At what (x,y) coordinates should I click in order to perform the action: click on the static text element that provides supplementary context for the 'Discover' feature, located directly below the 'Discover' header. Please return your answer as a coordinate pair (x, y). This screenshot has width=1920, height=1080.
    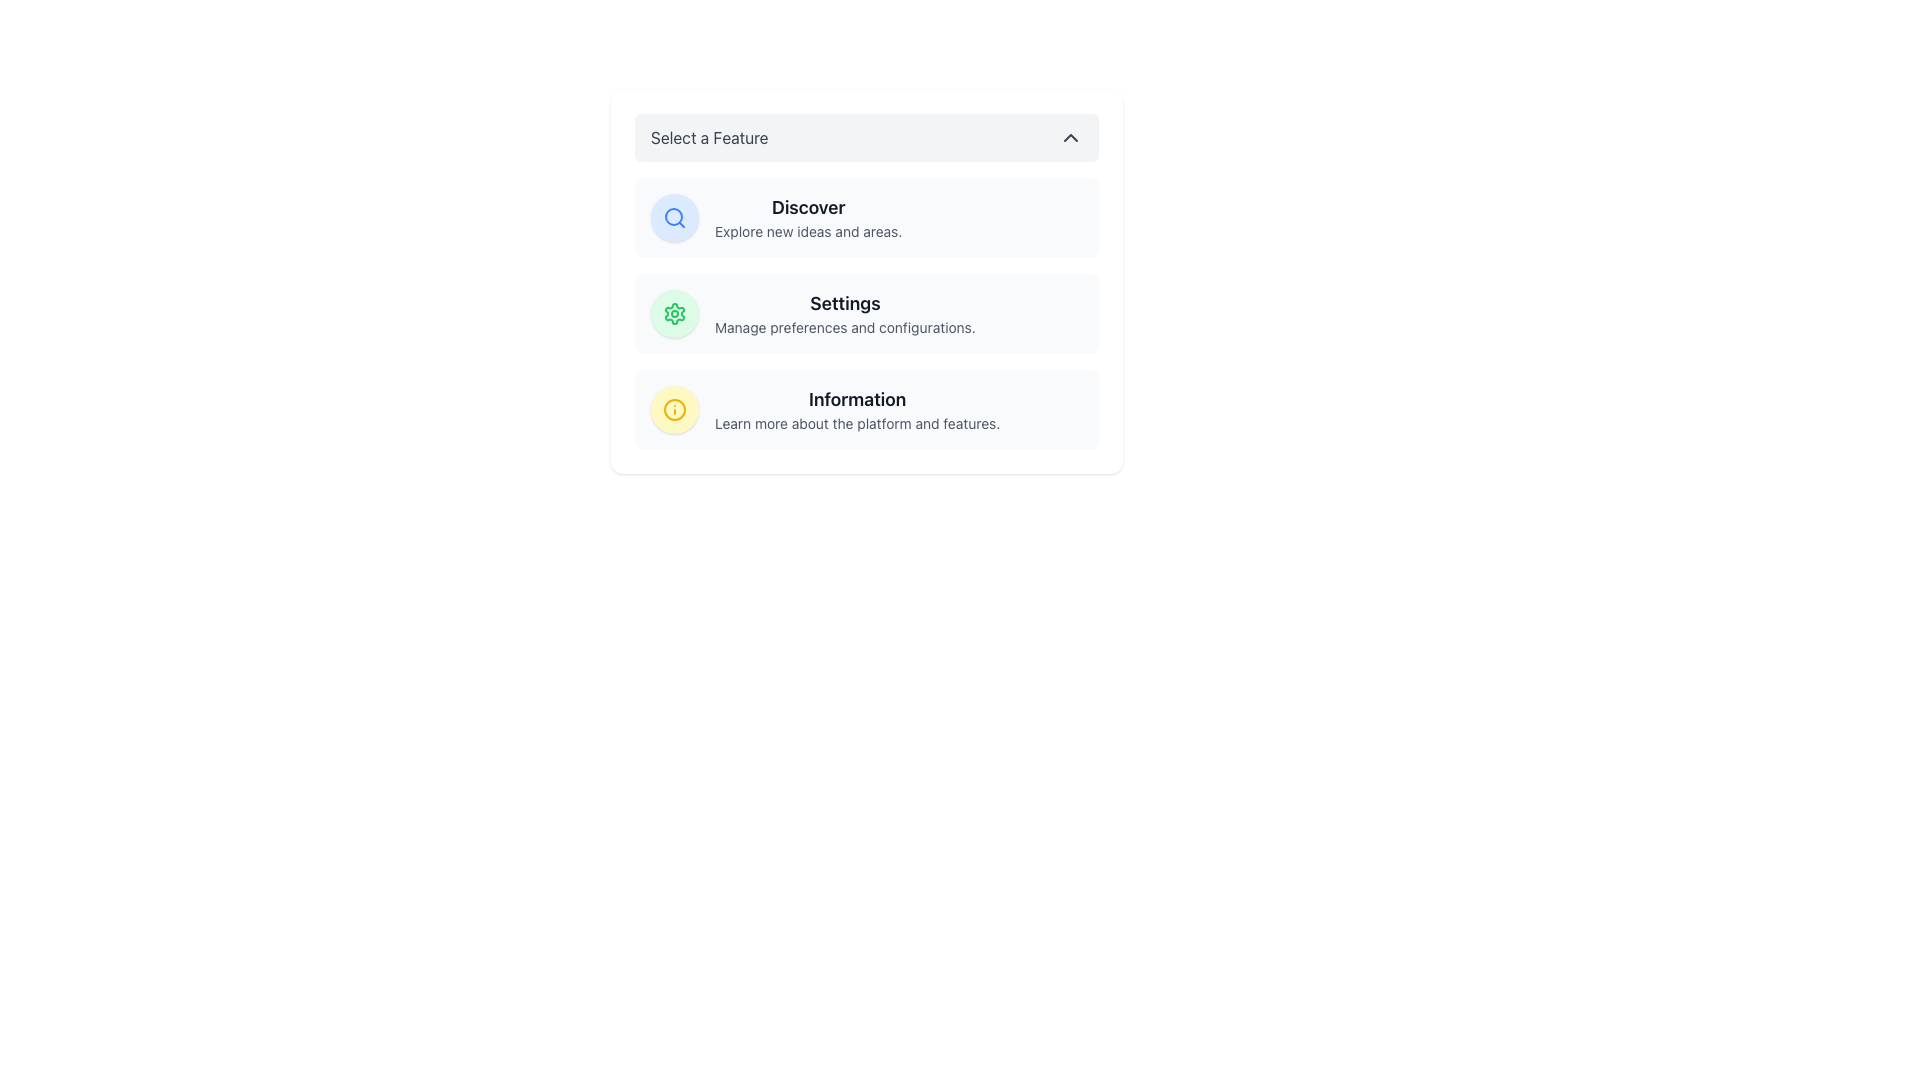
    Looking at the image, I should click on (808, 230).